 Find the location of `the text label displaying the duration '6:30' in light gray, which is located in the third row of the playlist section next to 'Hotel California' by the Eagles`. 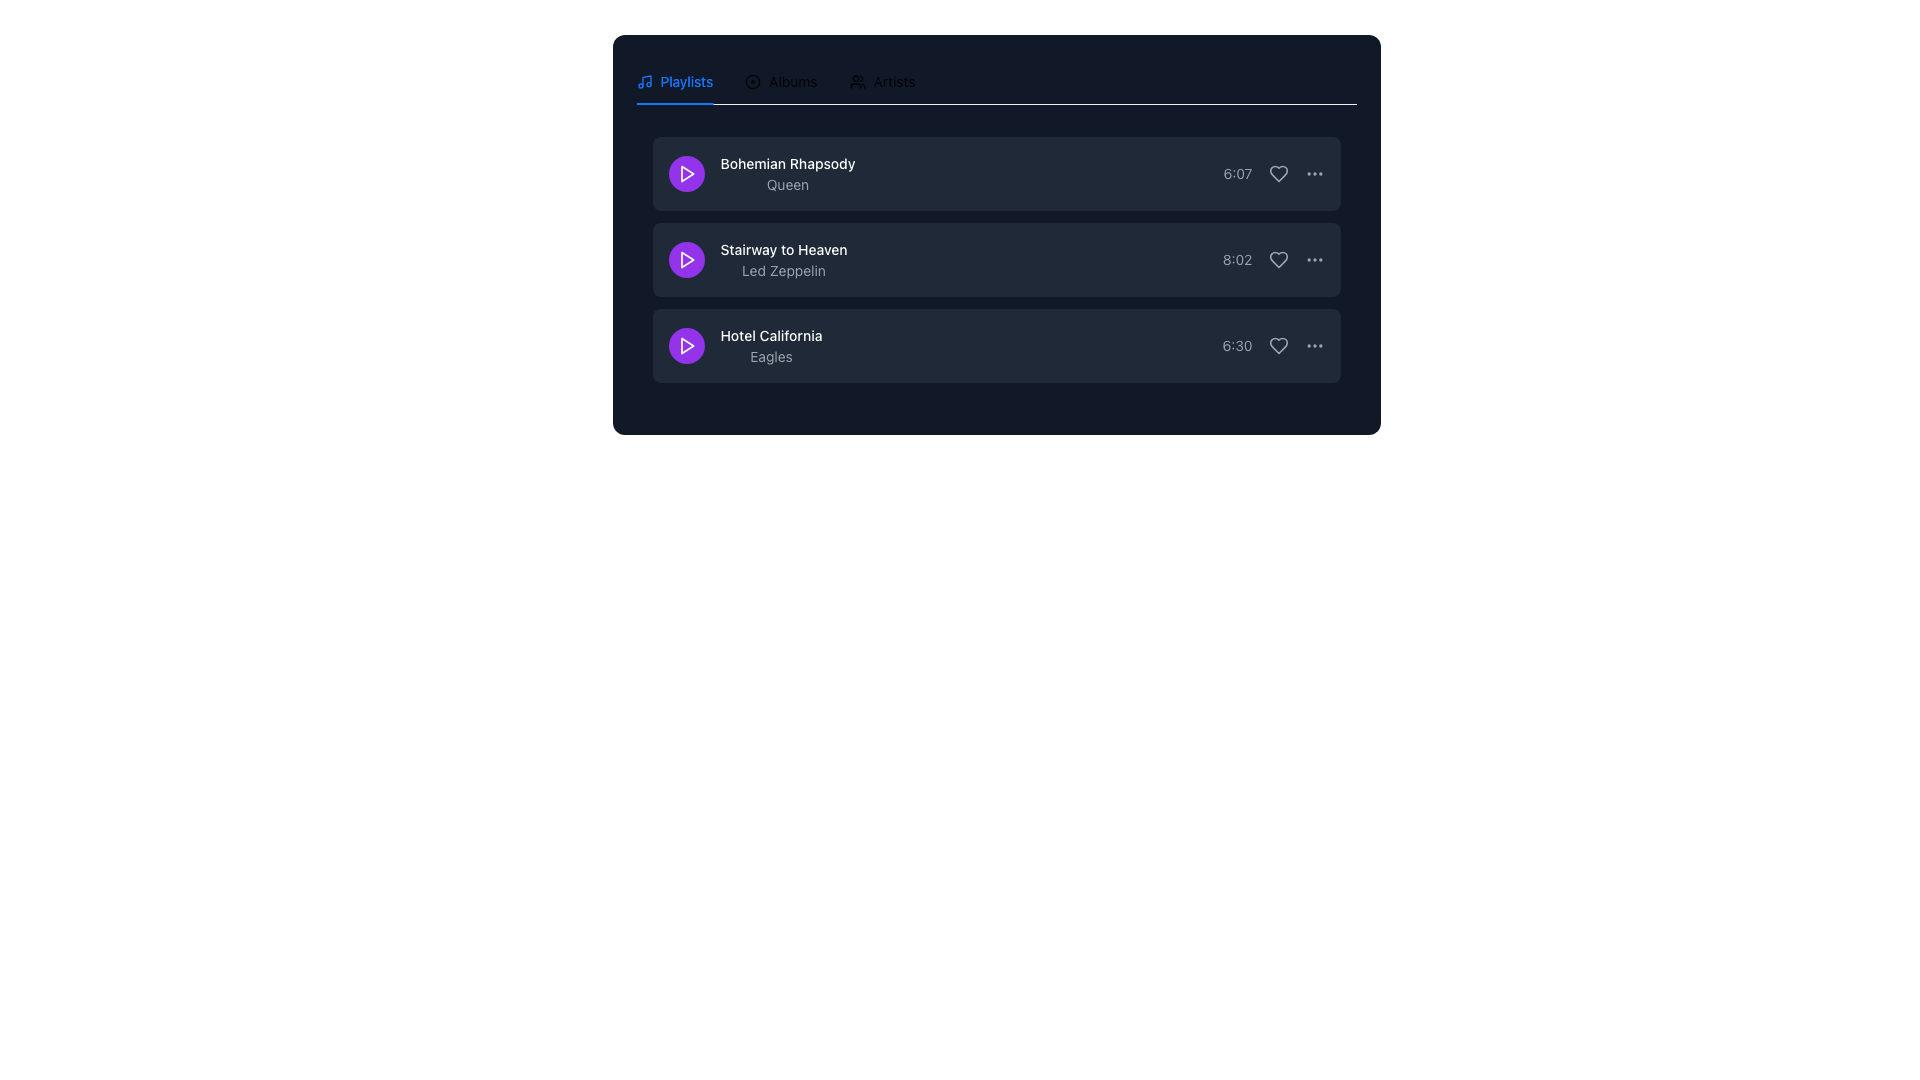

the text label displaying the duration '6:30' in light gray, which is located in the third row of the playlist section next to 'Hotel California' by the Eagles is located at coordinates (1236, 345).